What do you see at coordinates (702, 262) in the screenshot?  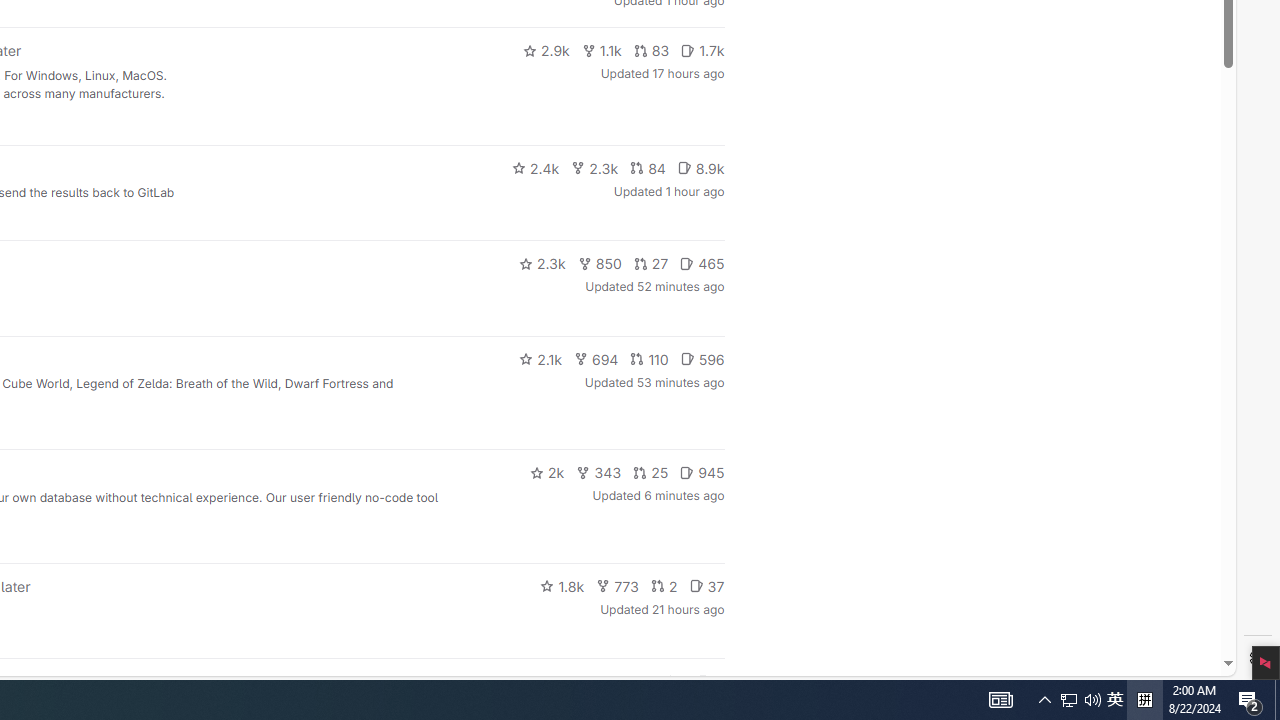 I see `'465'` at bounding box center [702, 262].